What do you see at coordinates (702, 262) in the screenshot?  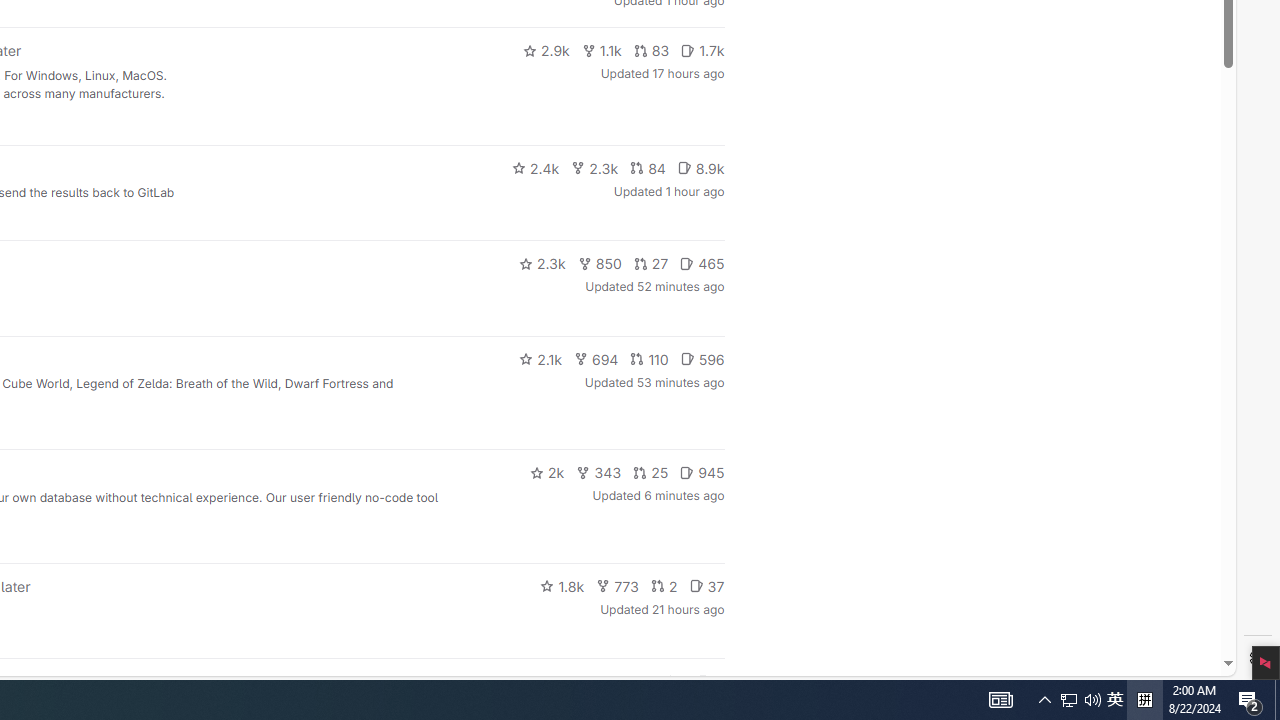 I see `'465'` at bounding box center [702, 262].